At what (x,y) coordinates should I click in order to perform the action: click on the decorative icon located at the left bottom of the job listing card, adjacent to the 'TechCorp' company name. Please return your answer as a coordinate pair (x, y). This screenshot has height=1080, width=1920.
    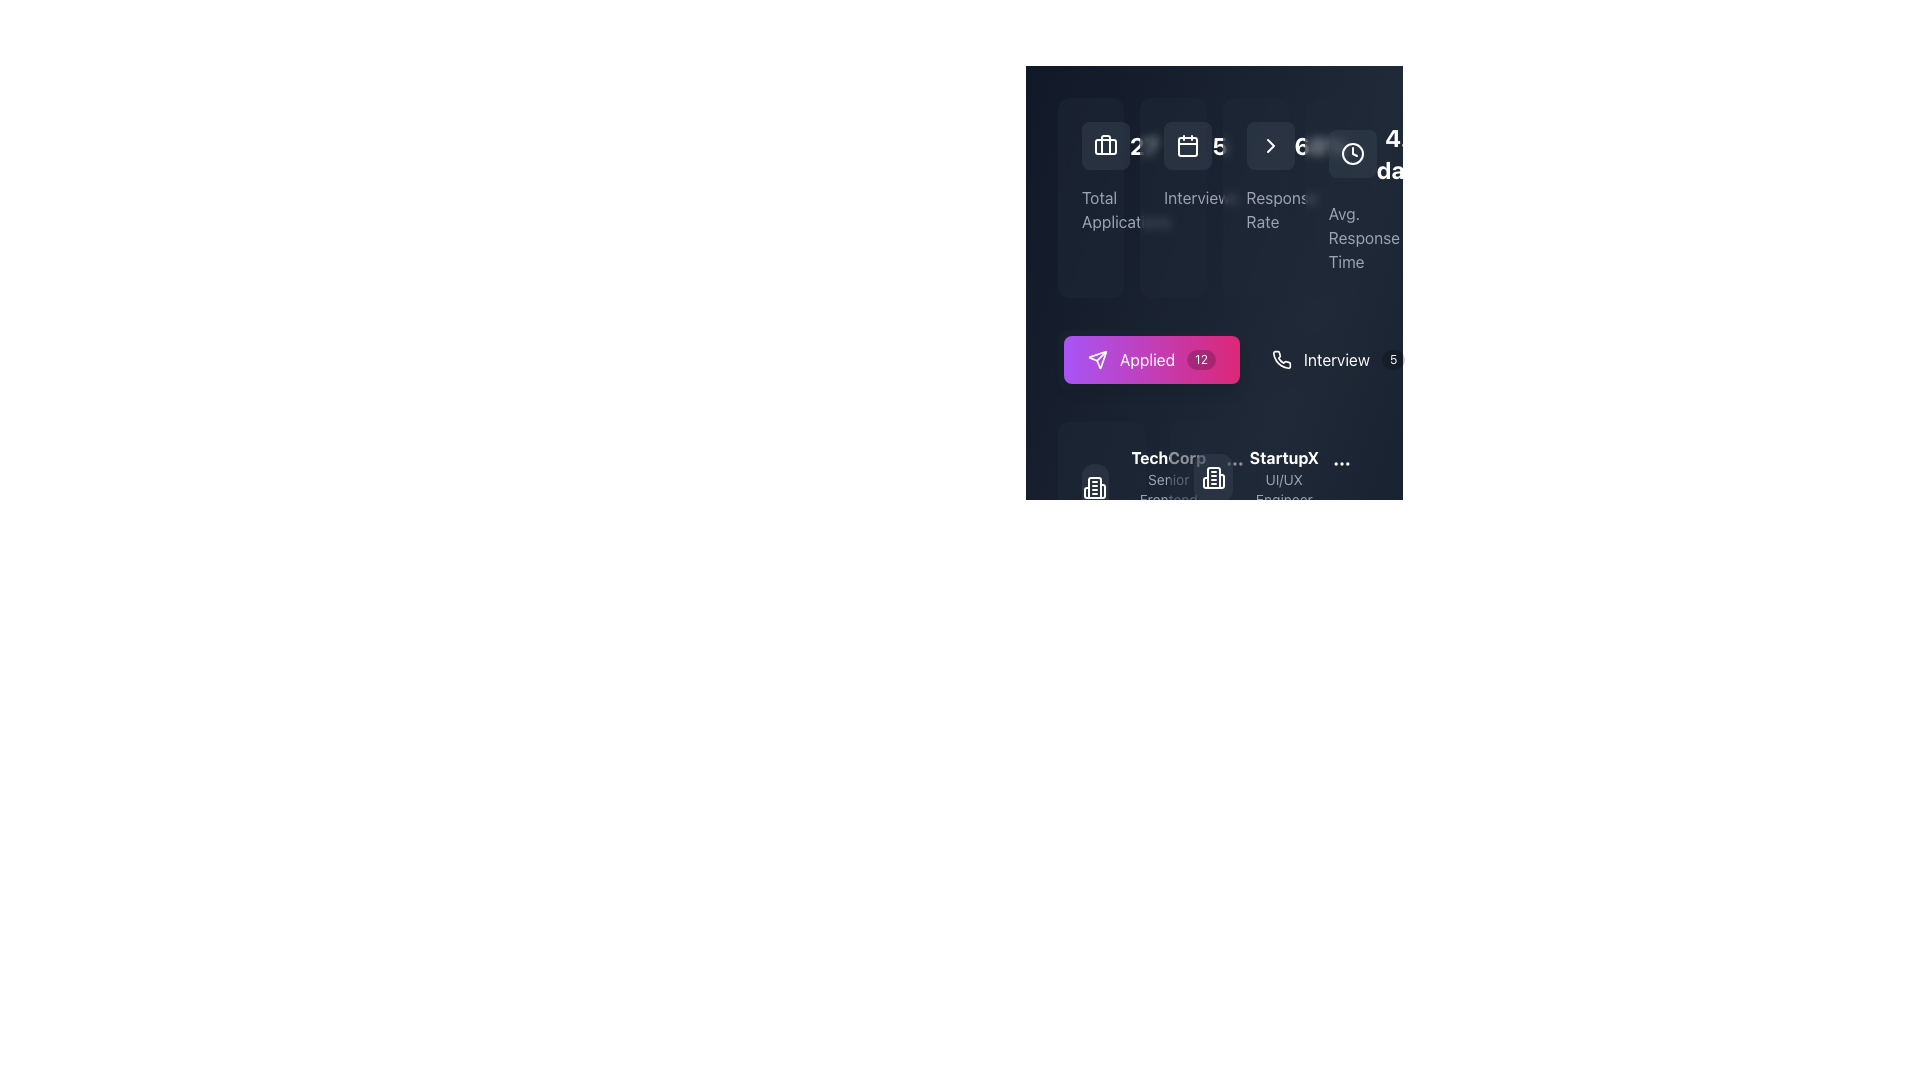
    Looking at the image, I should click on (1101, 488).